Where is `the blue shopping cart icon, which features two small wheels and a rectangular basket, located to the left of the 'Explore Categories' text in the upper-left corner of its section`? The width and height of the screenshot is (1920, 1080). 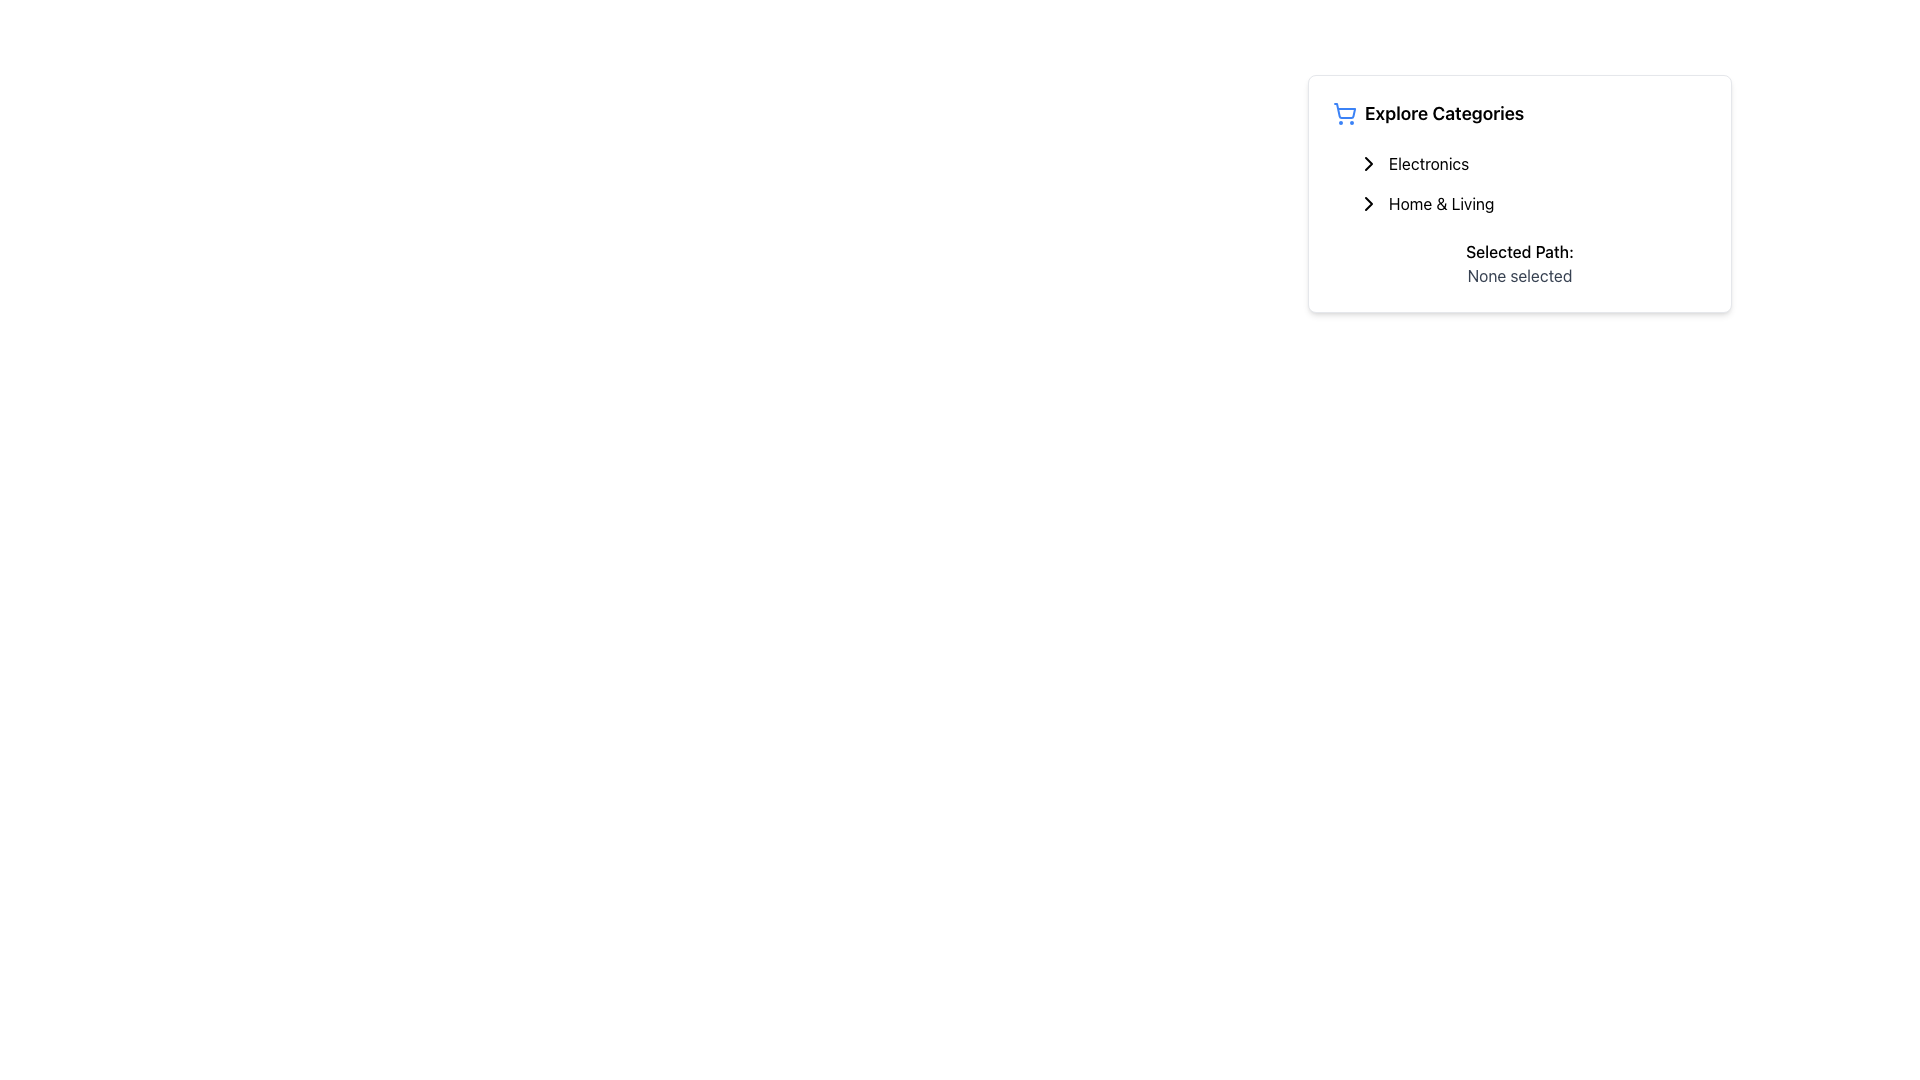
the blue shopping cart icon, which features two small wheels and a rectangular basket, located to the left of the 'Explore Categories' text in the upper-left corner of its section is located at coordinates (1344, 114).